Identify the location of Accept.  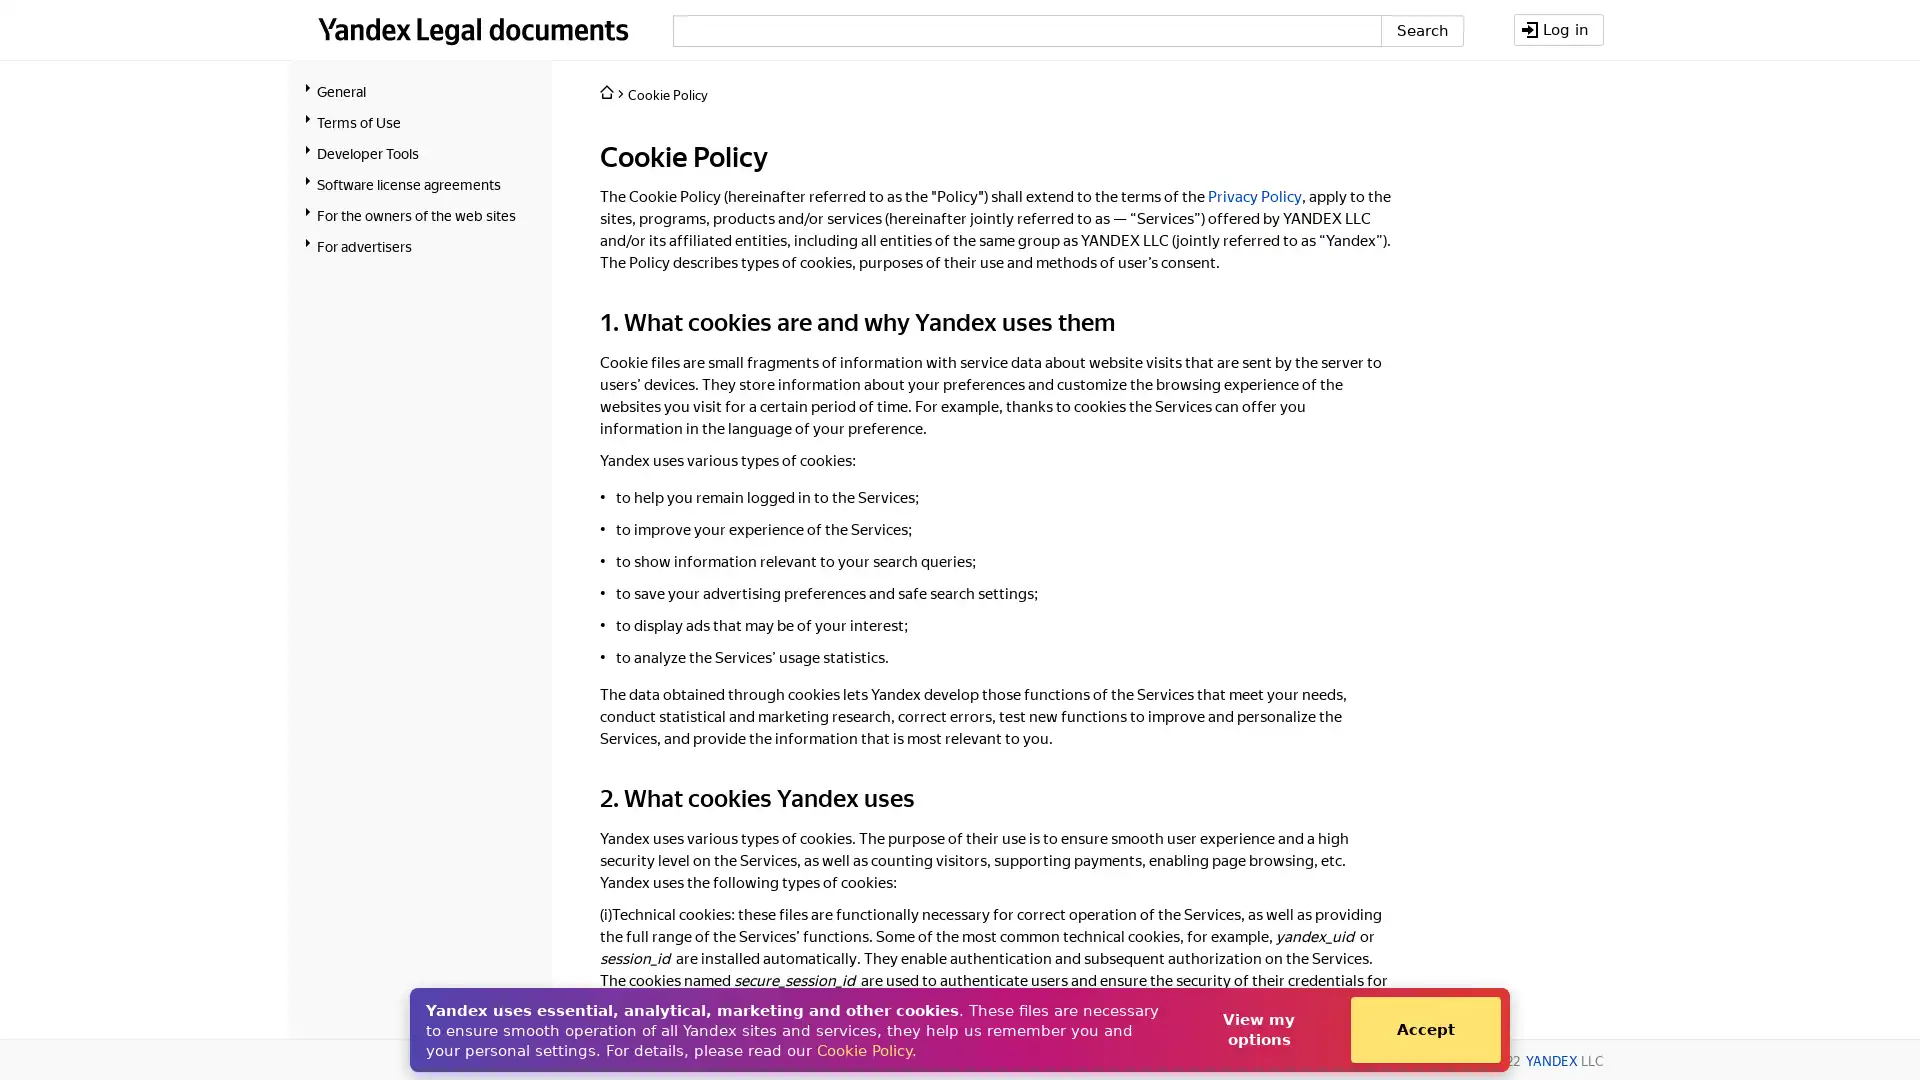
(1424, 1029).